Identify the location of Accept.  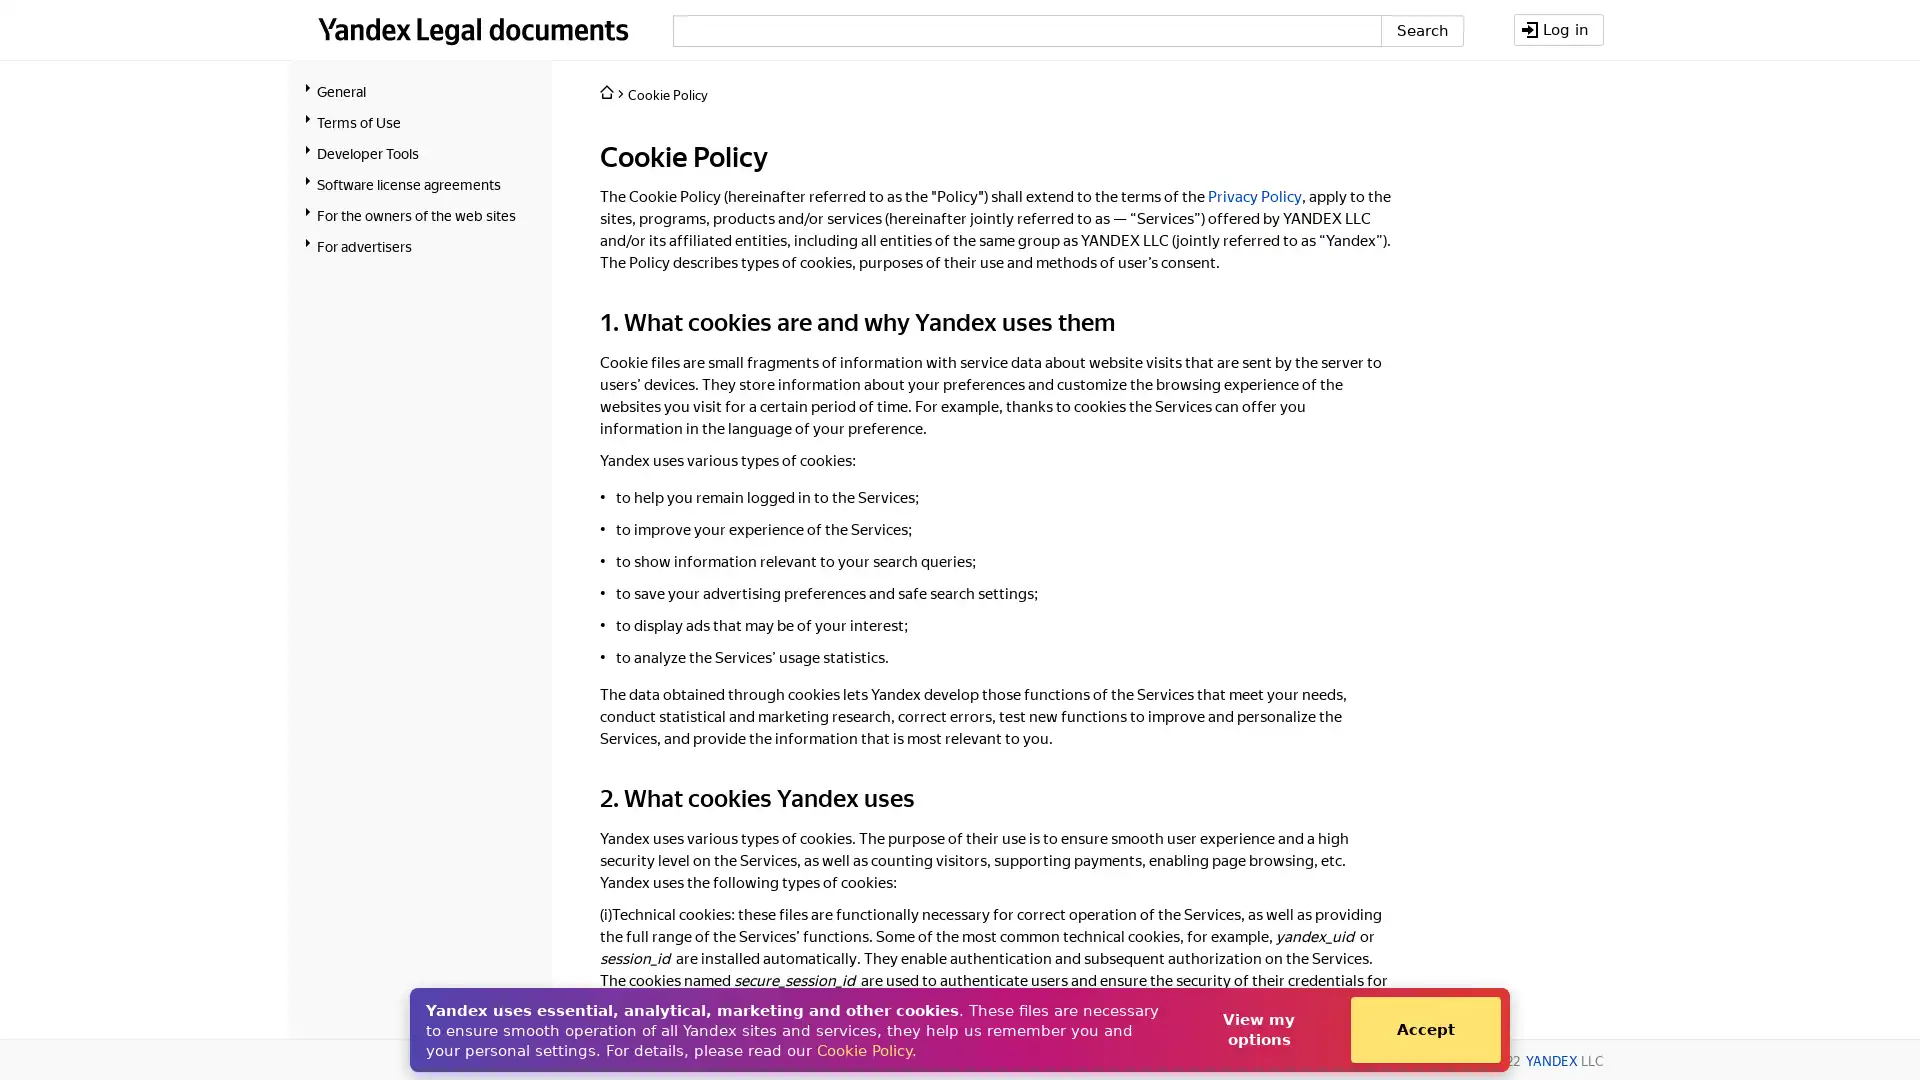
(1424, 1029).